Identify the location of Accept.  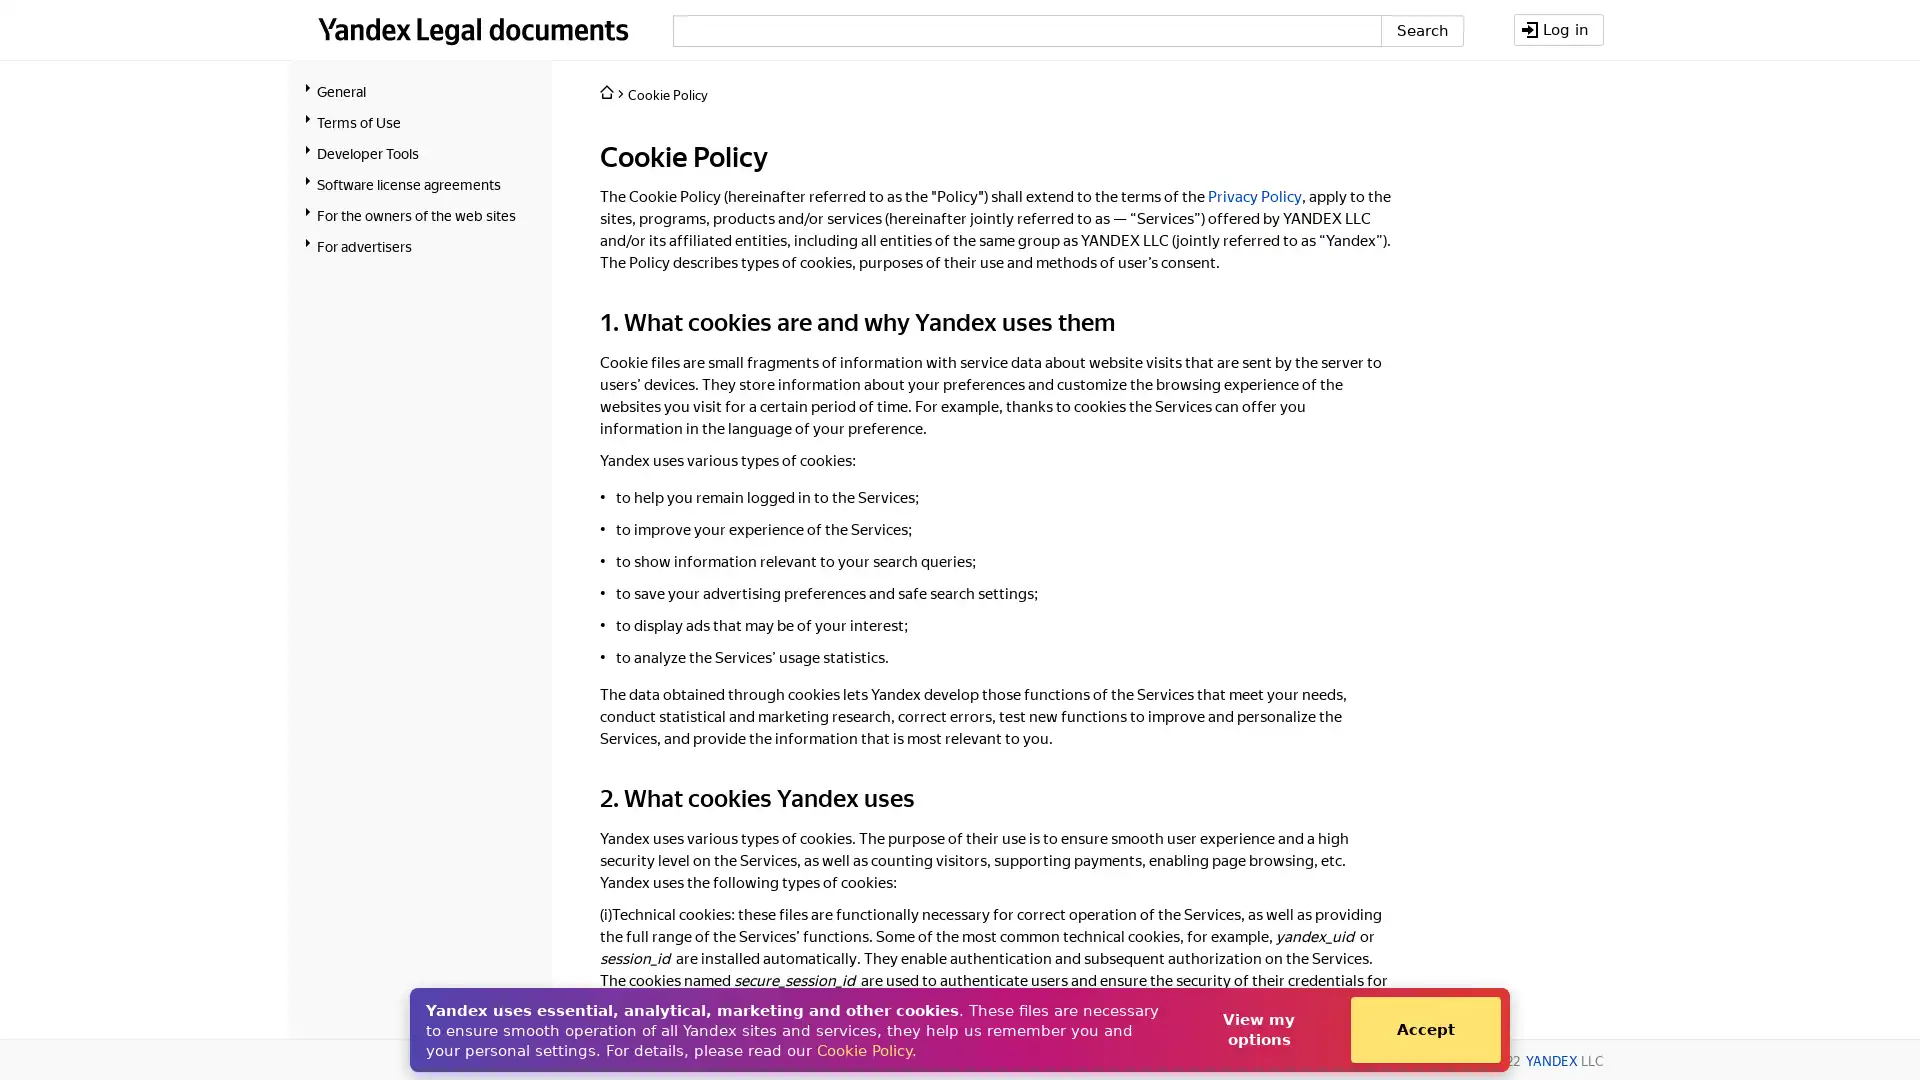
(1424, 1029).